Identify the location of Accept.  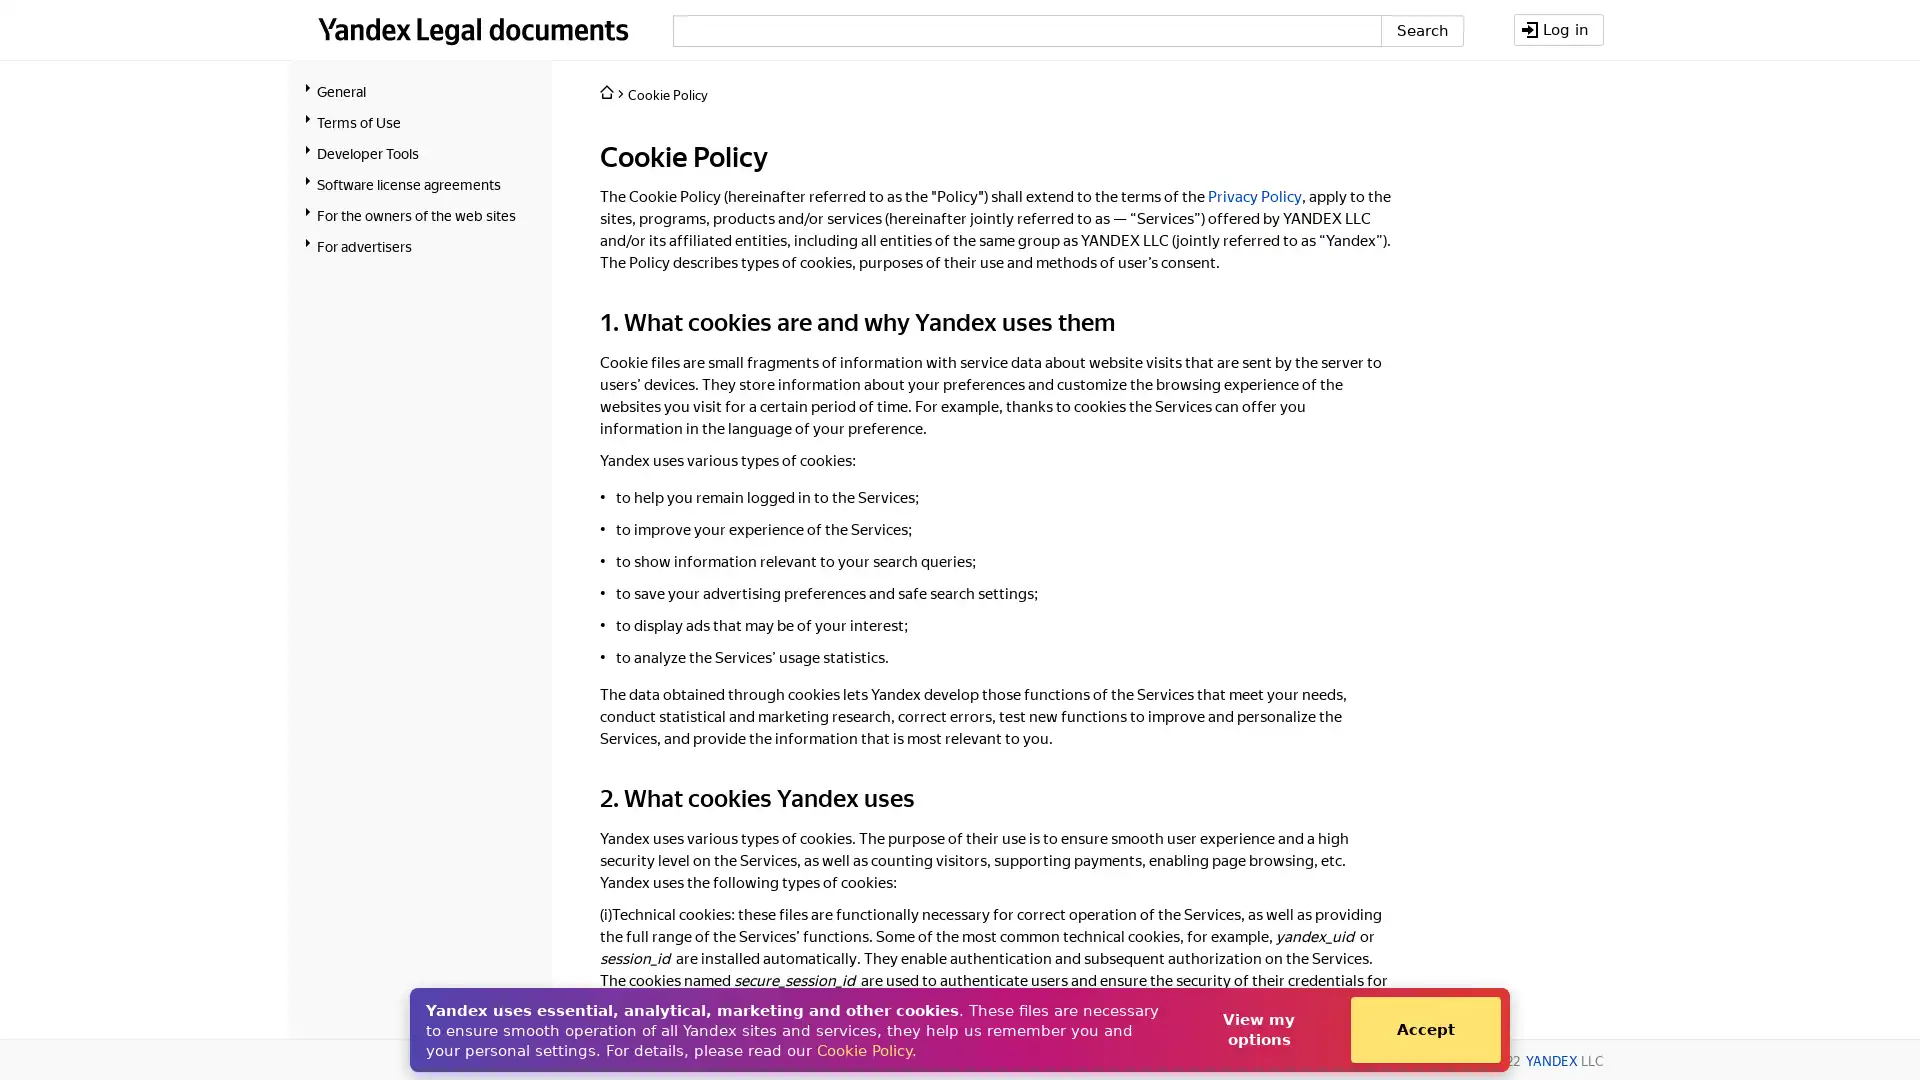
(1424, 1029).